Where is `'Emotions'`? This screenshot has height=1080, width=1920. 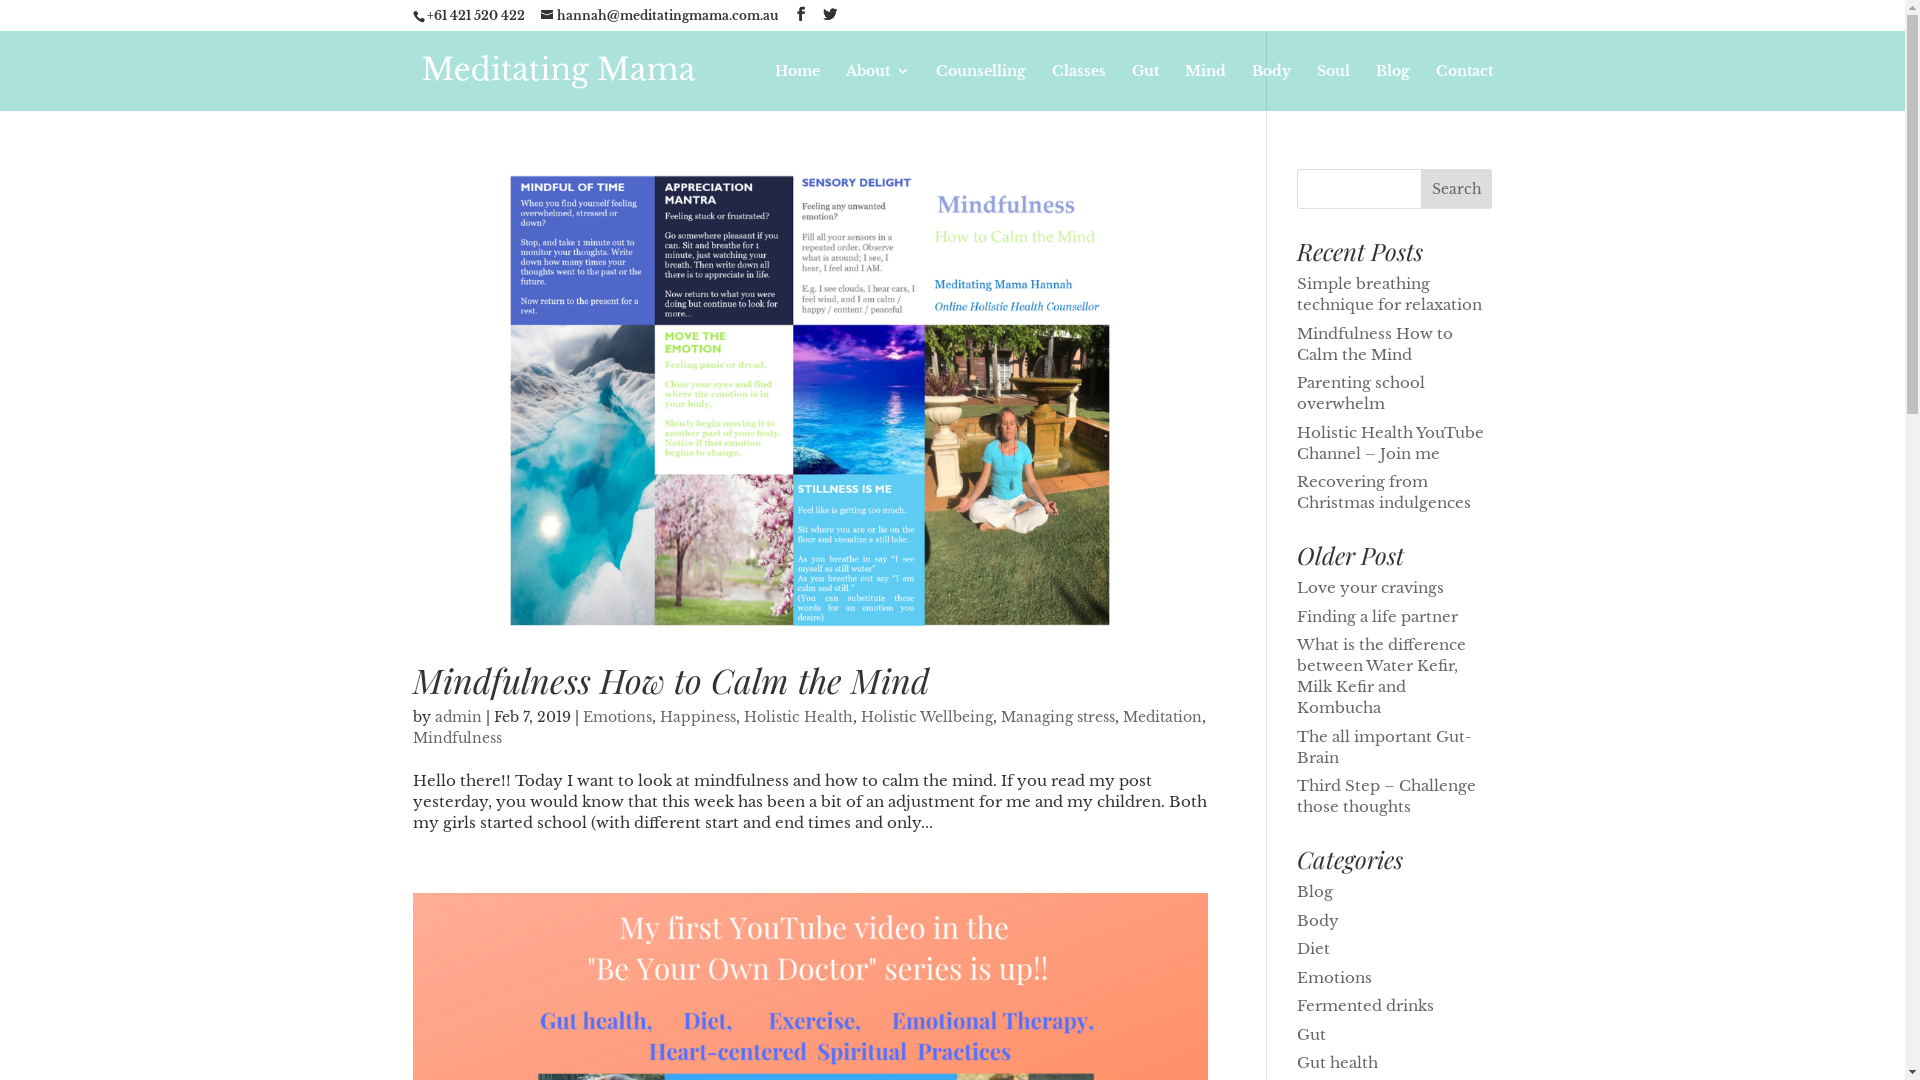 'Emotions' is located at coordinates (615, 716).